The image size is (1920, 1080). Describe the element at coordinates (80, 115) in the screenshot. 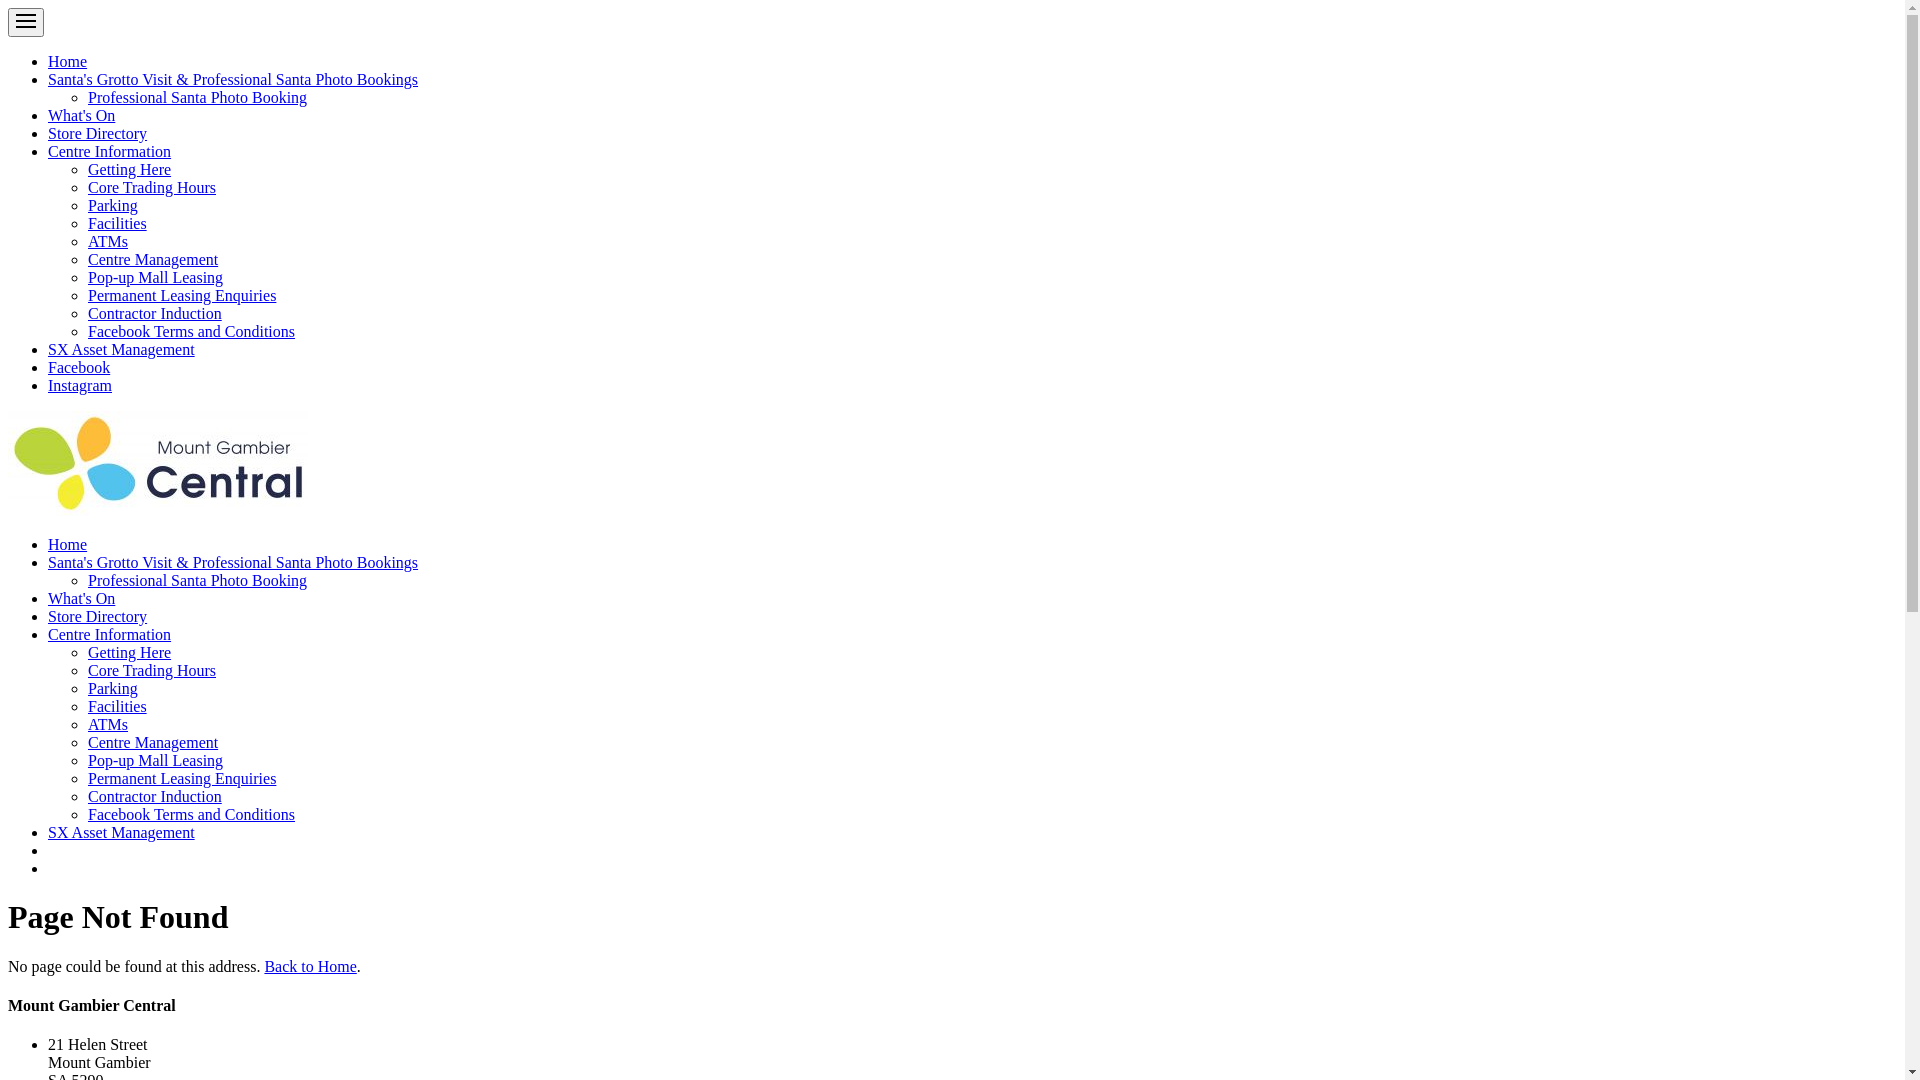

I see `'What's On'` at that location.